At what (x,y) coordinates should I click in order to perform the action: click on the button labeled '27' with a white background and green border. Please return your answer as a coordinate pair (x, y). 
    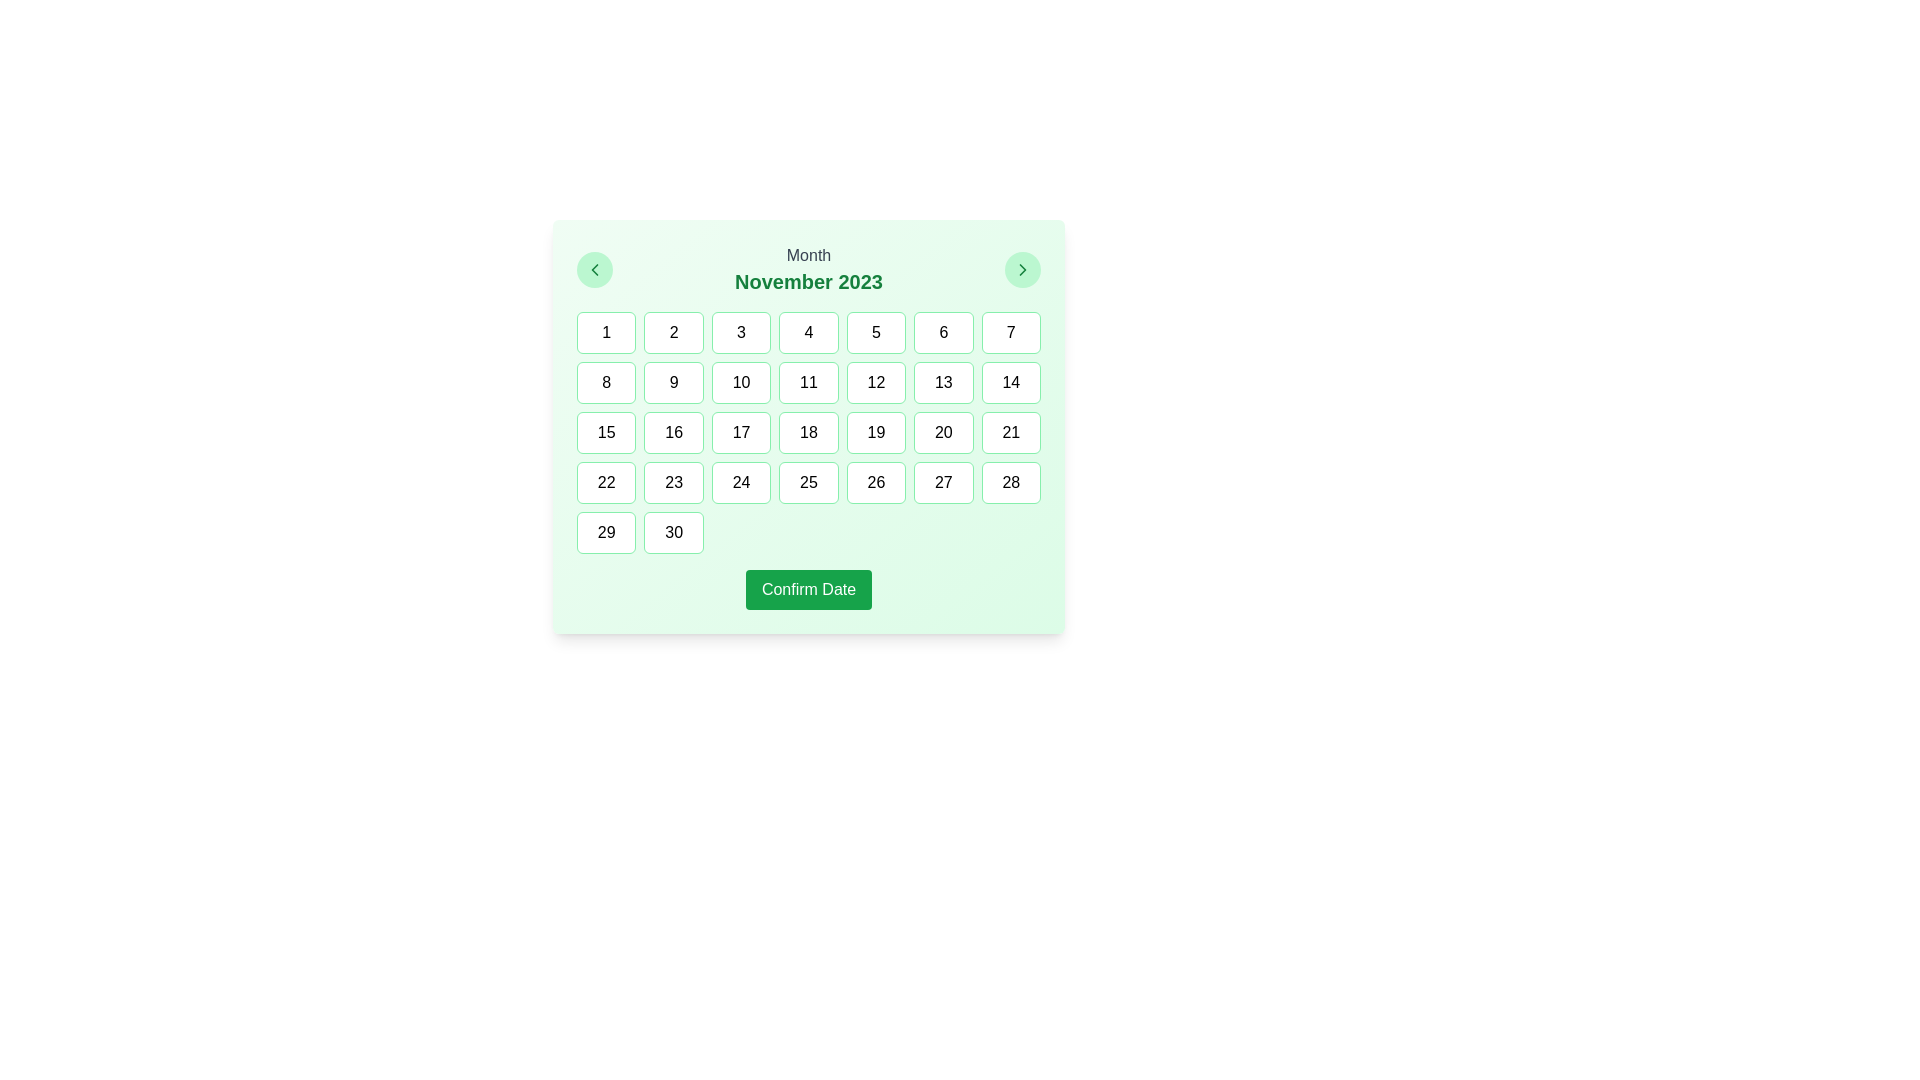
    Looking at the image, I should click on (942, 482).